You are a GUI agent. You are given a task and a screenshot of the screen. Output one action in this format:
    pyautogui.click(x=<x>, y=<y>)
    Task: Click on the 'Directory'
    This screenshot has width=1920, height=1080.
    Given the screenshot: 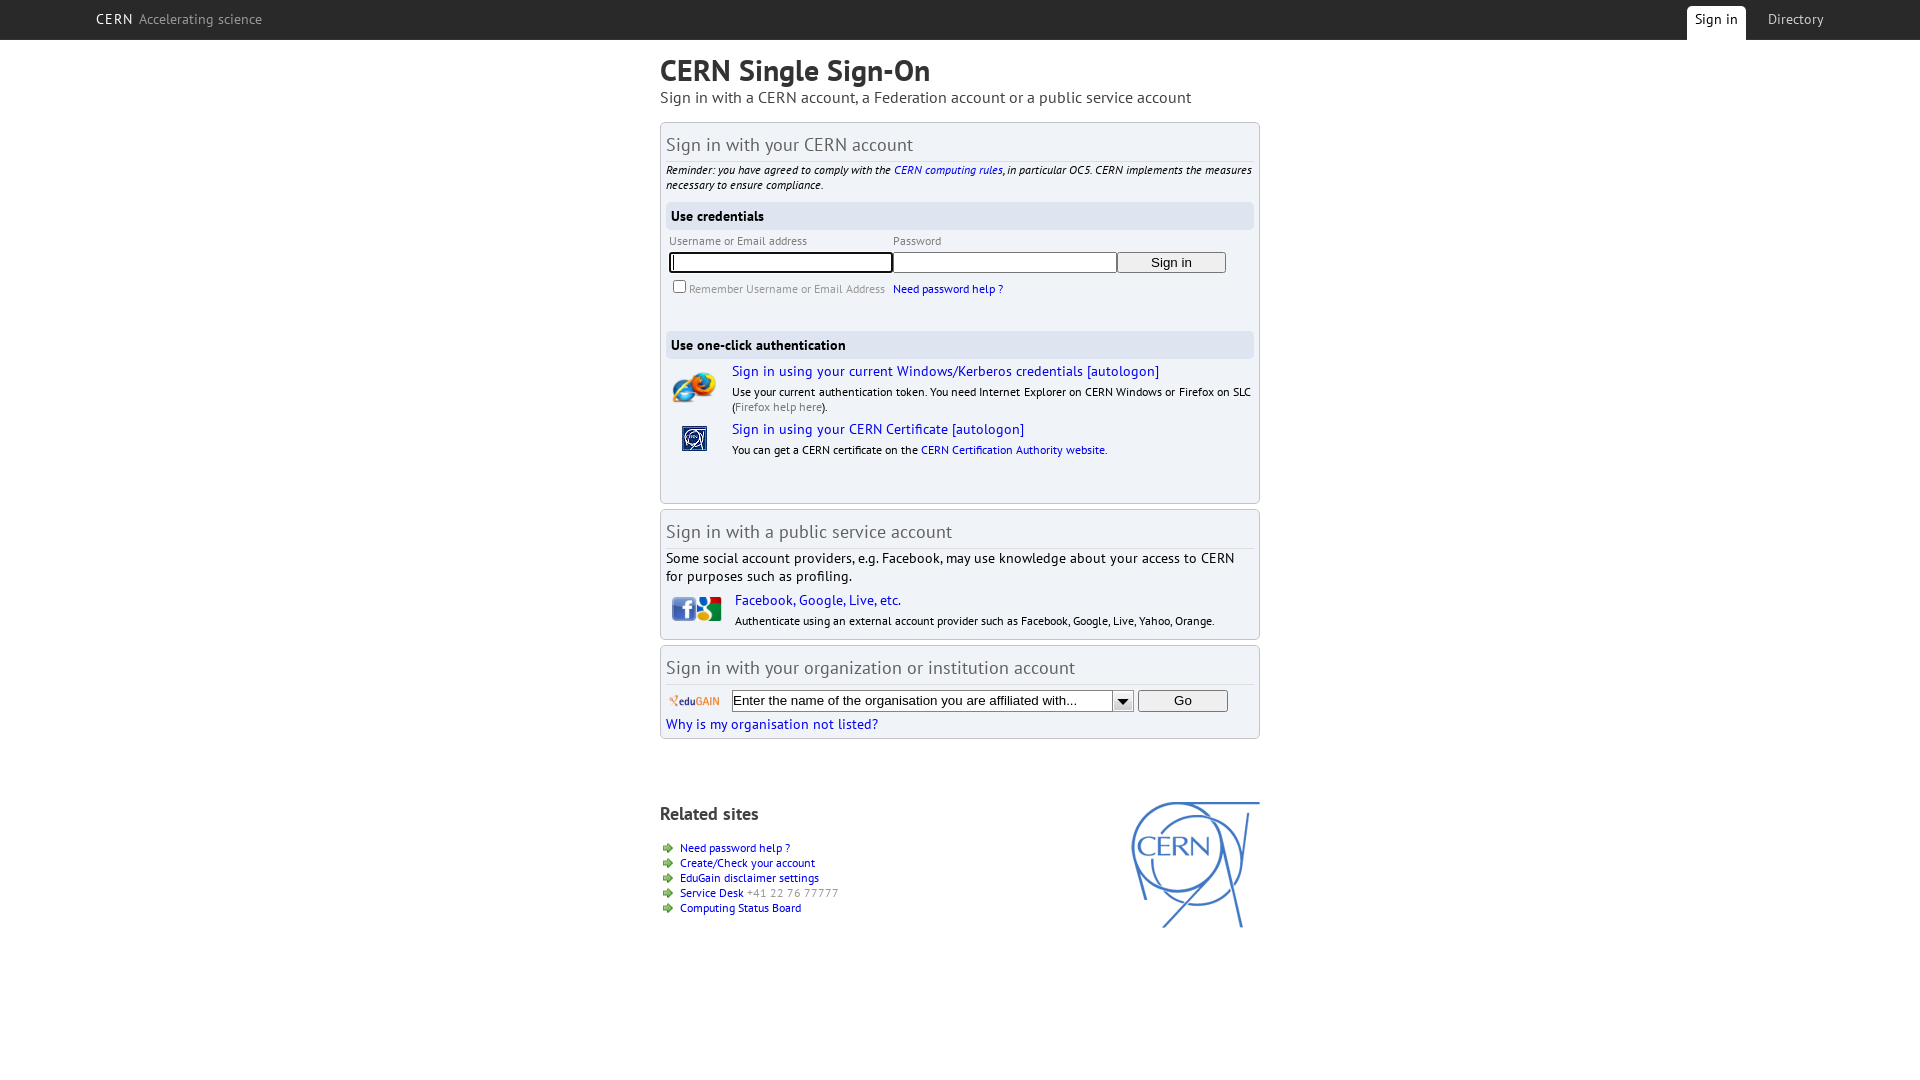 What is the action you would take?
    pyautogui.click(x=1795, y=19)
    